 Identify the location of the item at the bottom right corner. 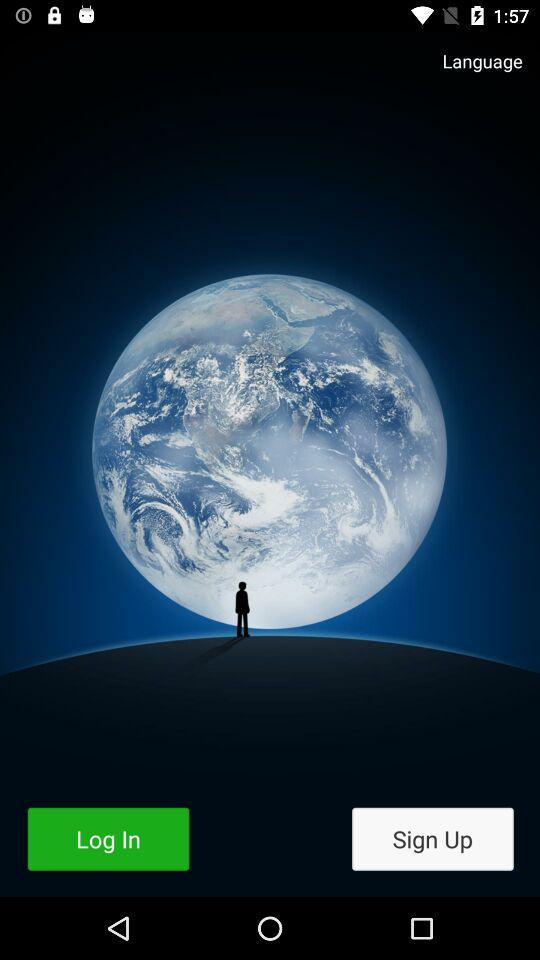
(431, 839).